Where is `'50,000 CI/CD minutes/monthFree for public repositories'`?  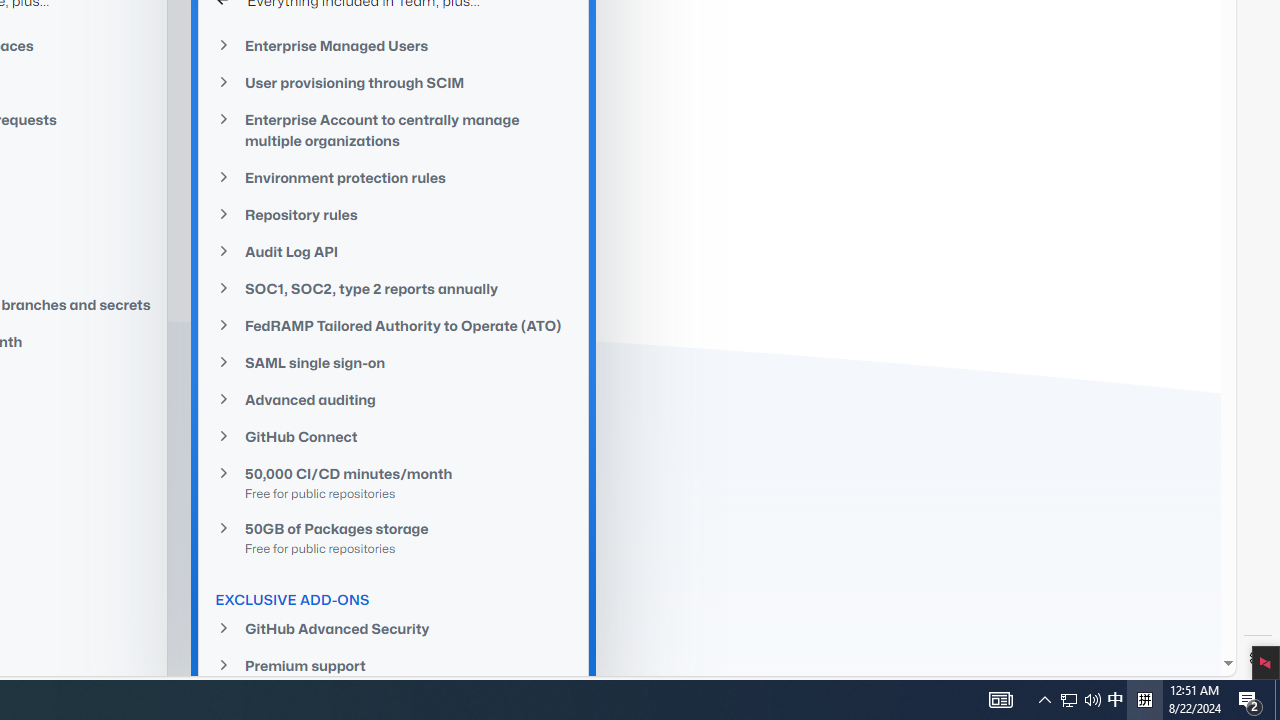 '50,000 CI/CD minutes/monthFree for public repositories' is located at coordinates (394, 482).